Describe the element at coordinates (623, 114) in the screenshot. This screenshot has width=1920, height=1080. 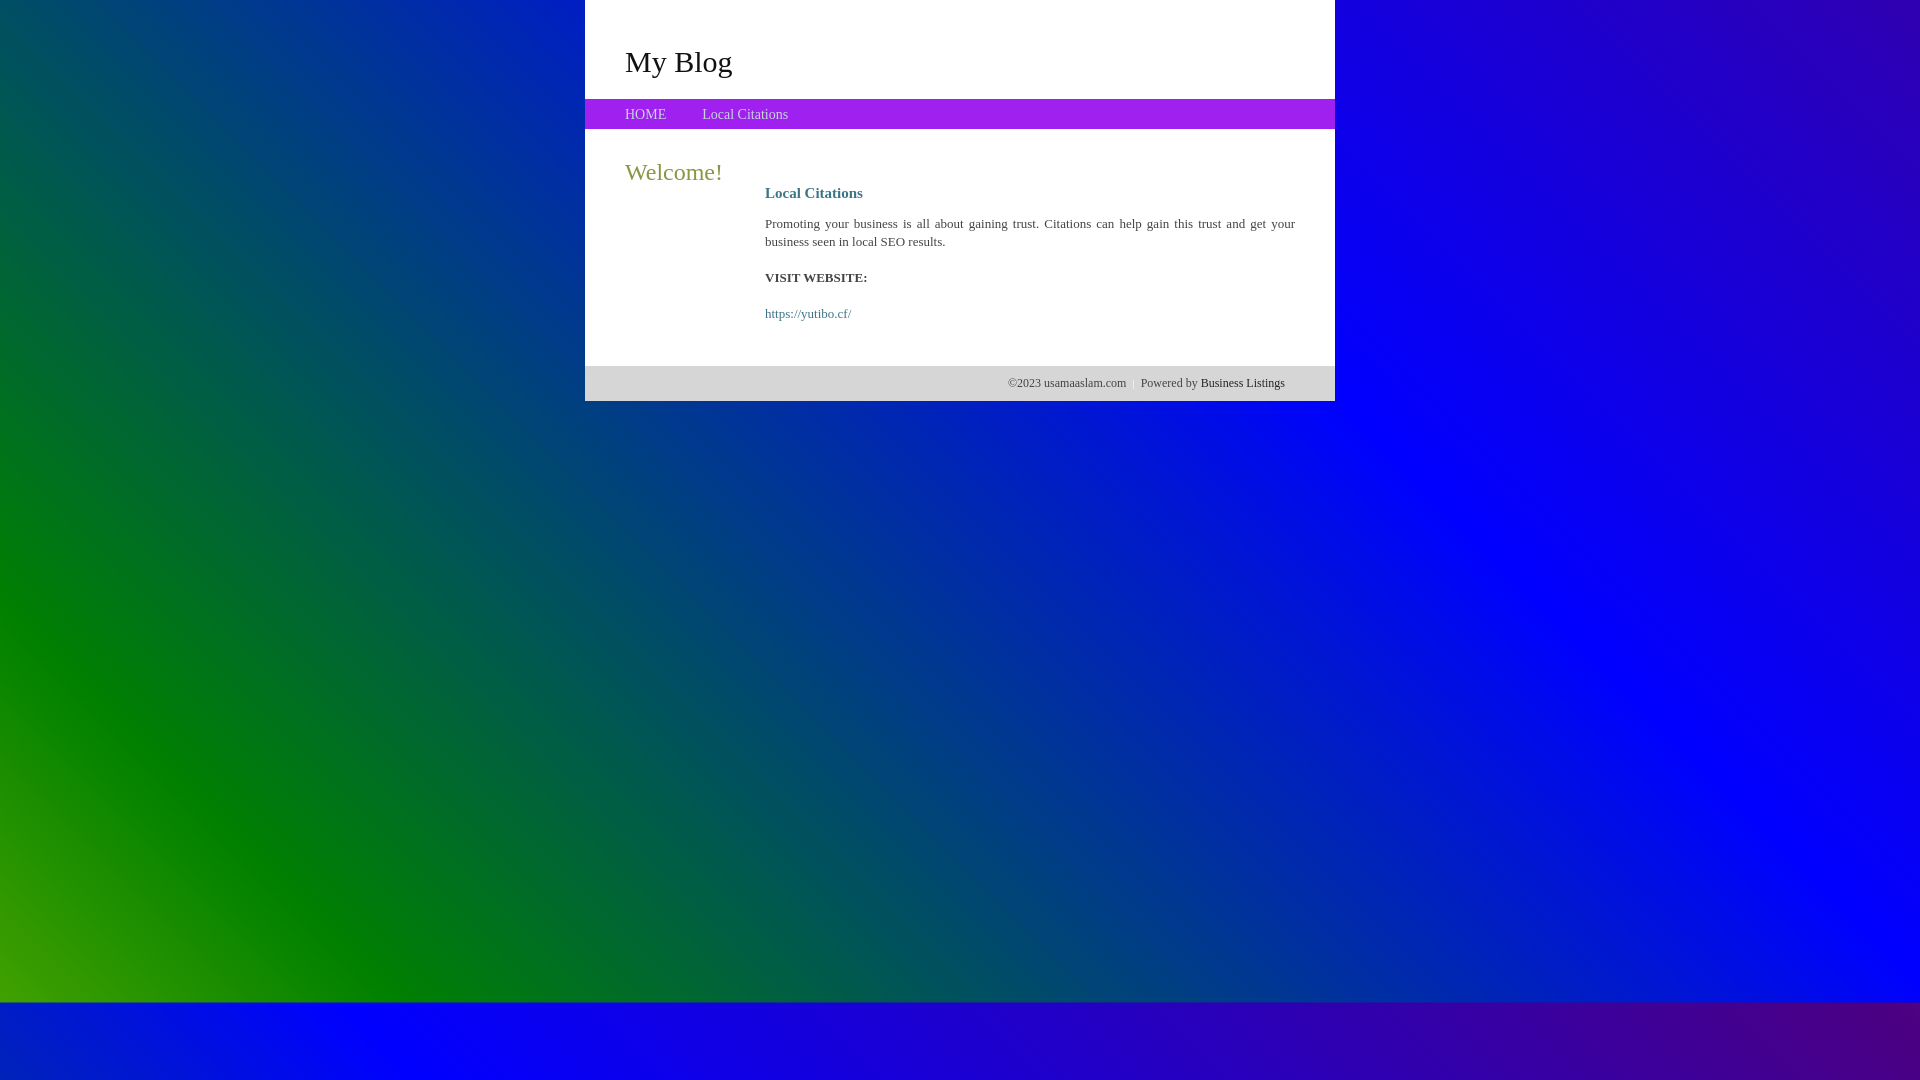
I see `'HOME'` at that location.